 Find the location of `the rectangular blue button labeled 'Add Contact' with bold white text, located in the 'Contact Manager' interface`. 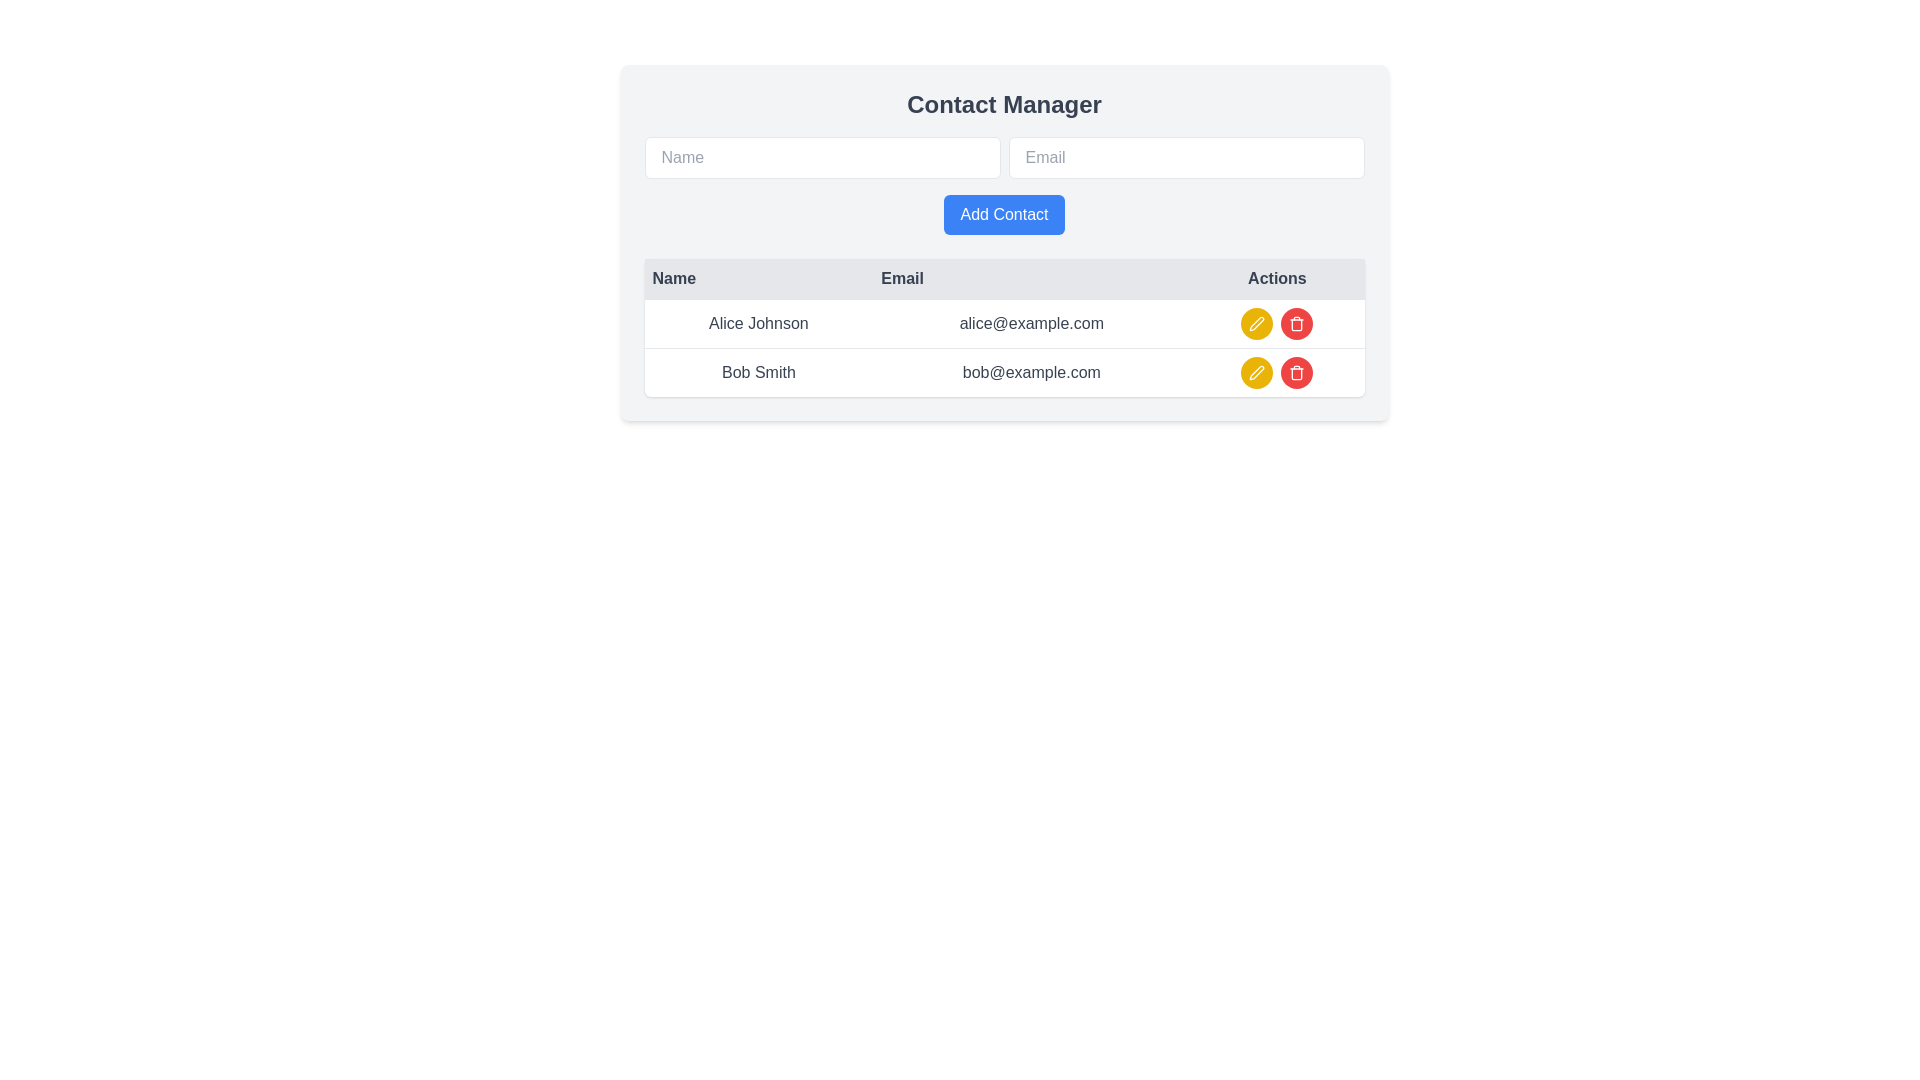

the rectangular blue button labeled 'Add Contact' with bold white text, located in the 'Contact Manager' interface is located at coordinates (1004, 185).